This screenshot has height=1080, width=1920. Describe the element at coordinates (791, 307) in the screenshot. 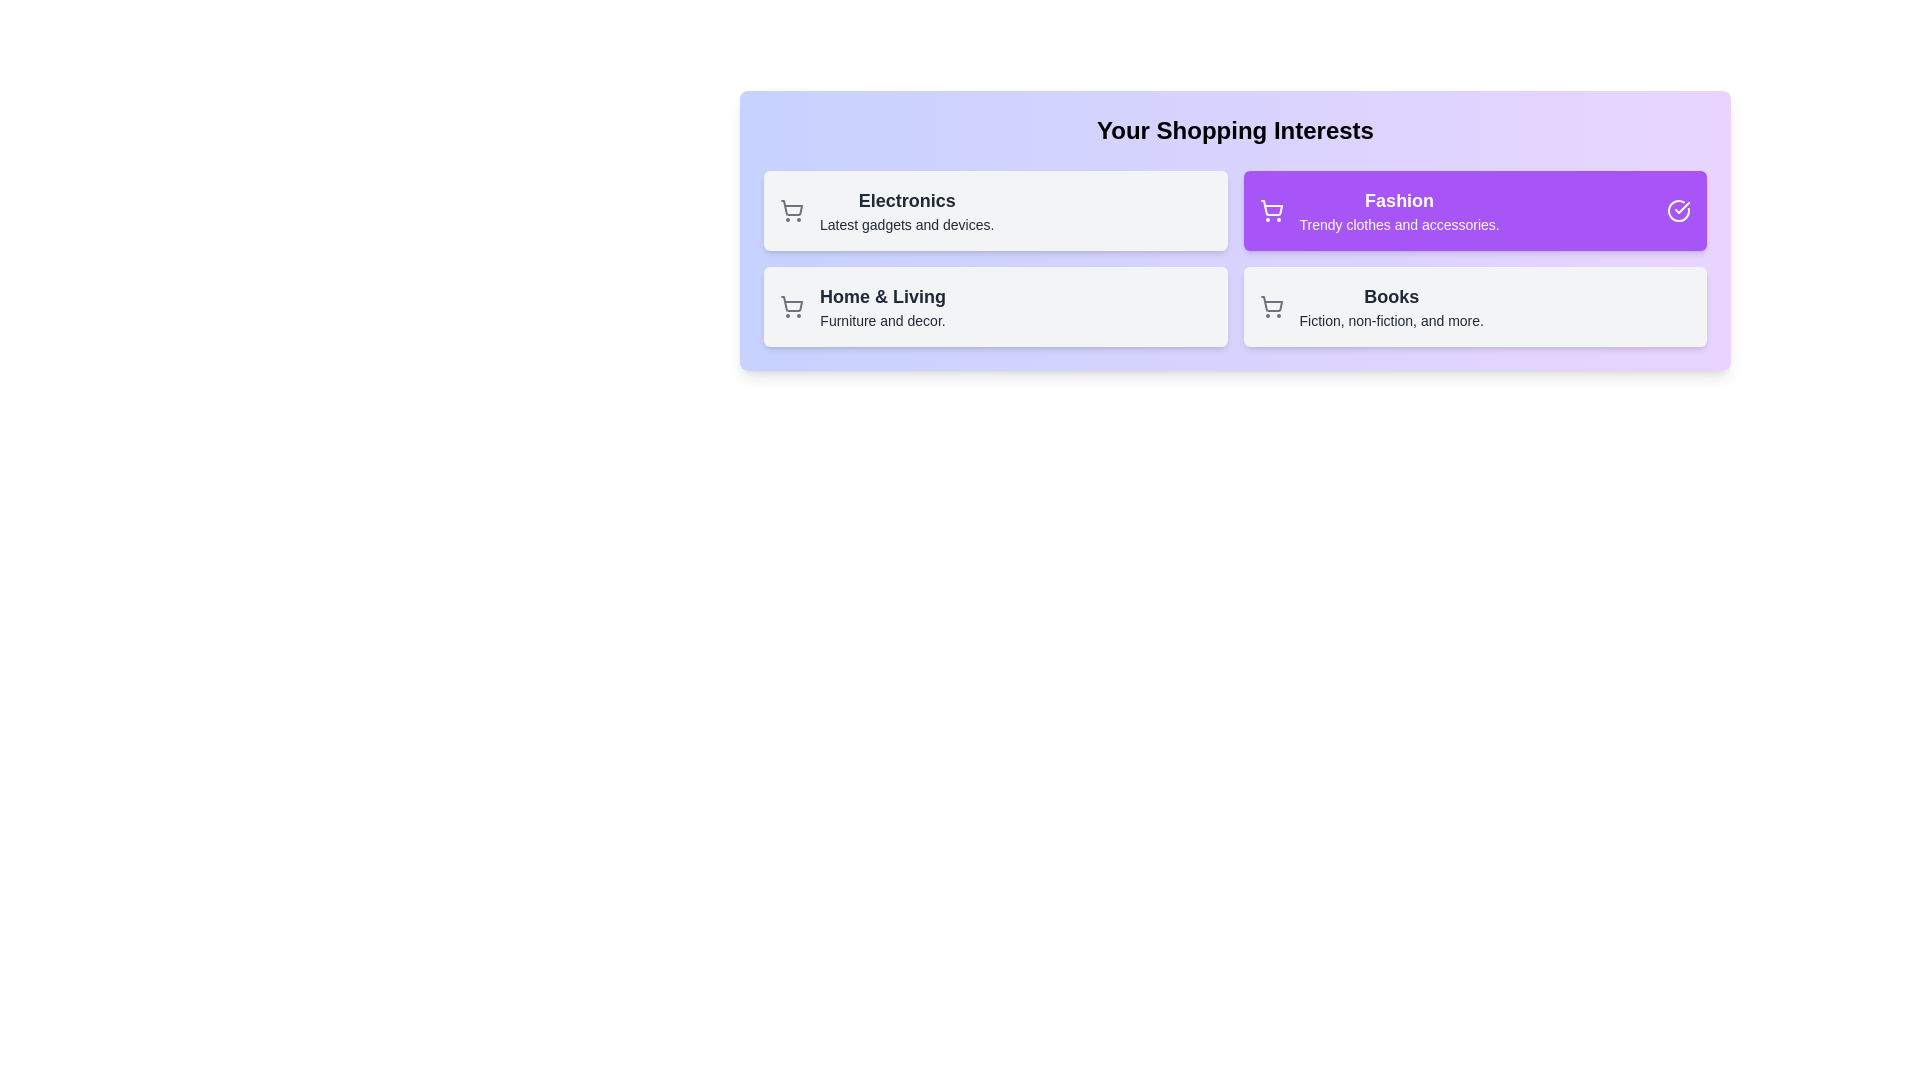

I see `the icon for the category Home & Living to toggle its state` at that location.